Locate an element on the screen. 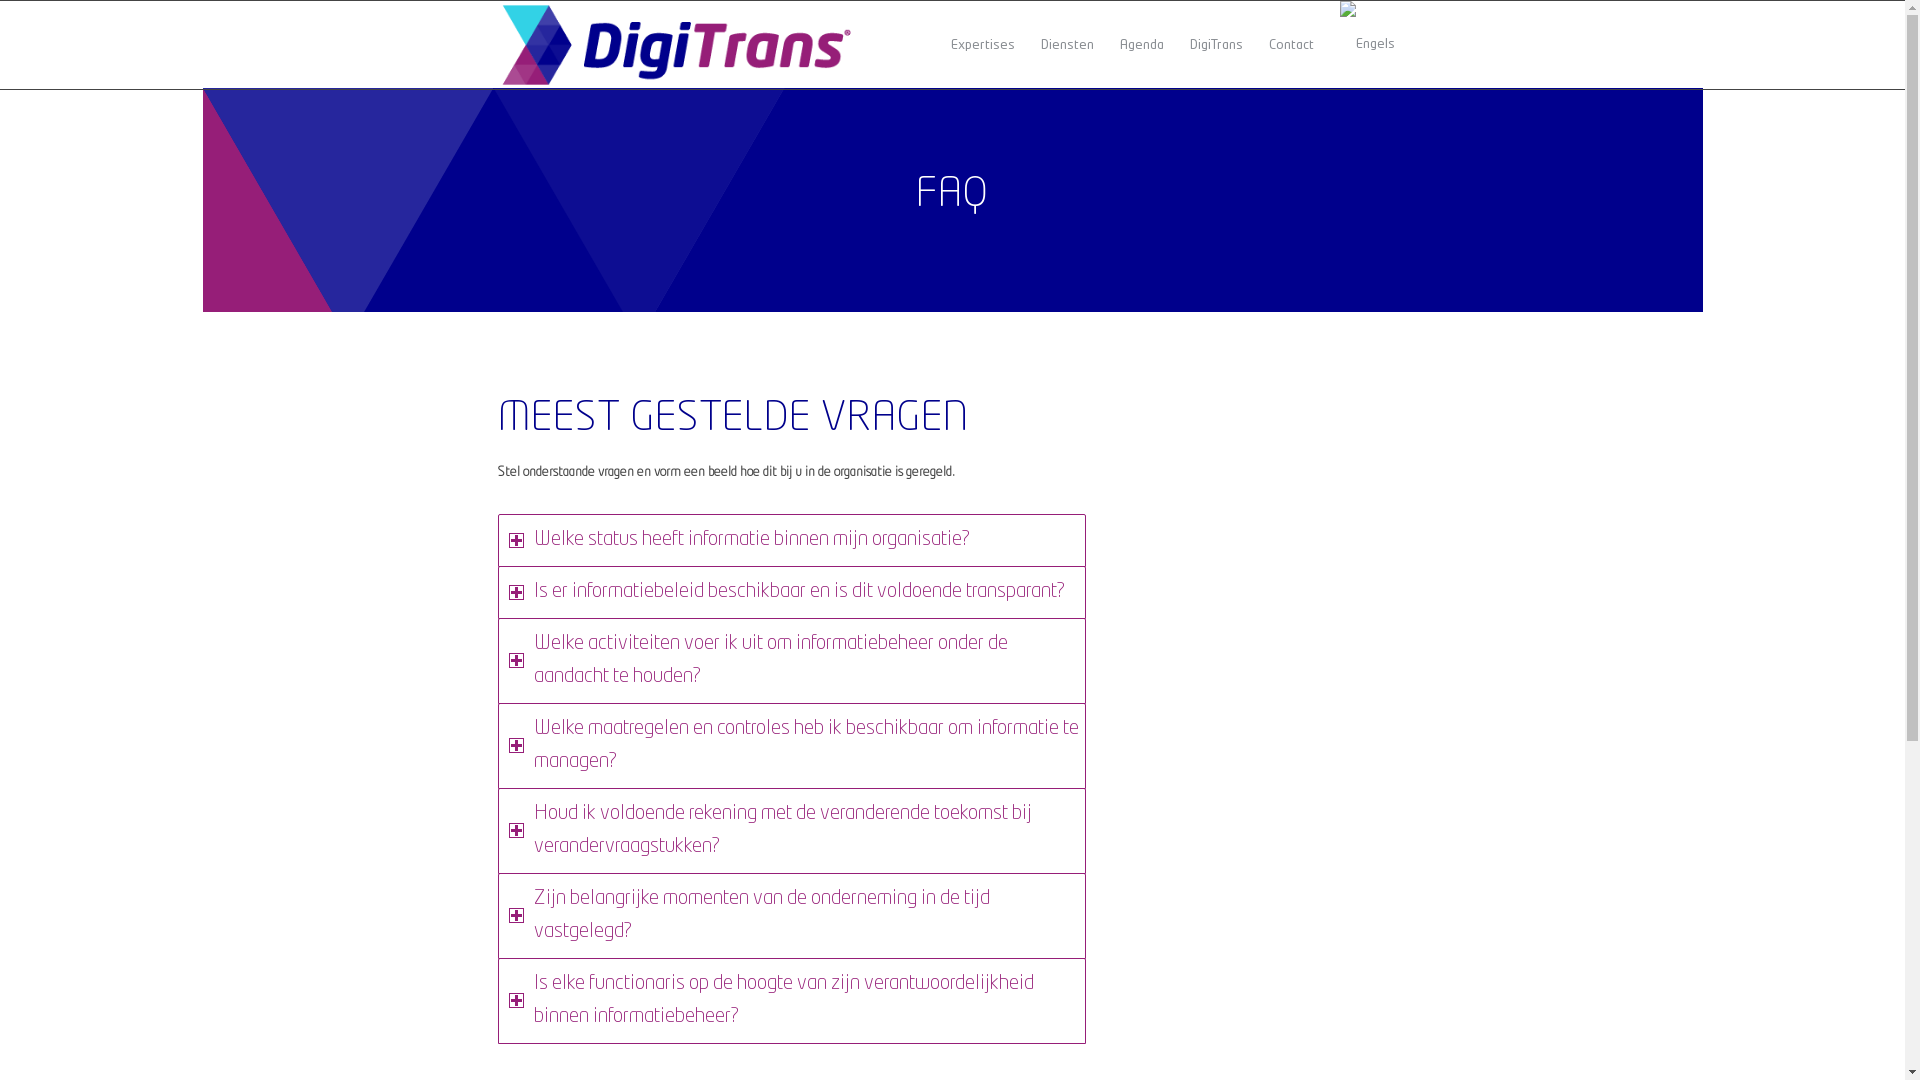 The image size is (1920, 1080). 'colour' is located at coordinates (677, 45).